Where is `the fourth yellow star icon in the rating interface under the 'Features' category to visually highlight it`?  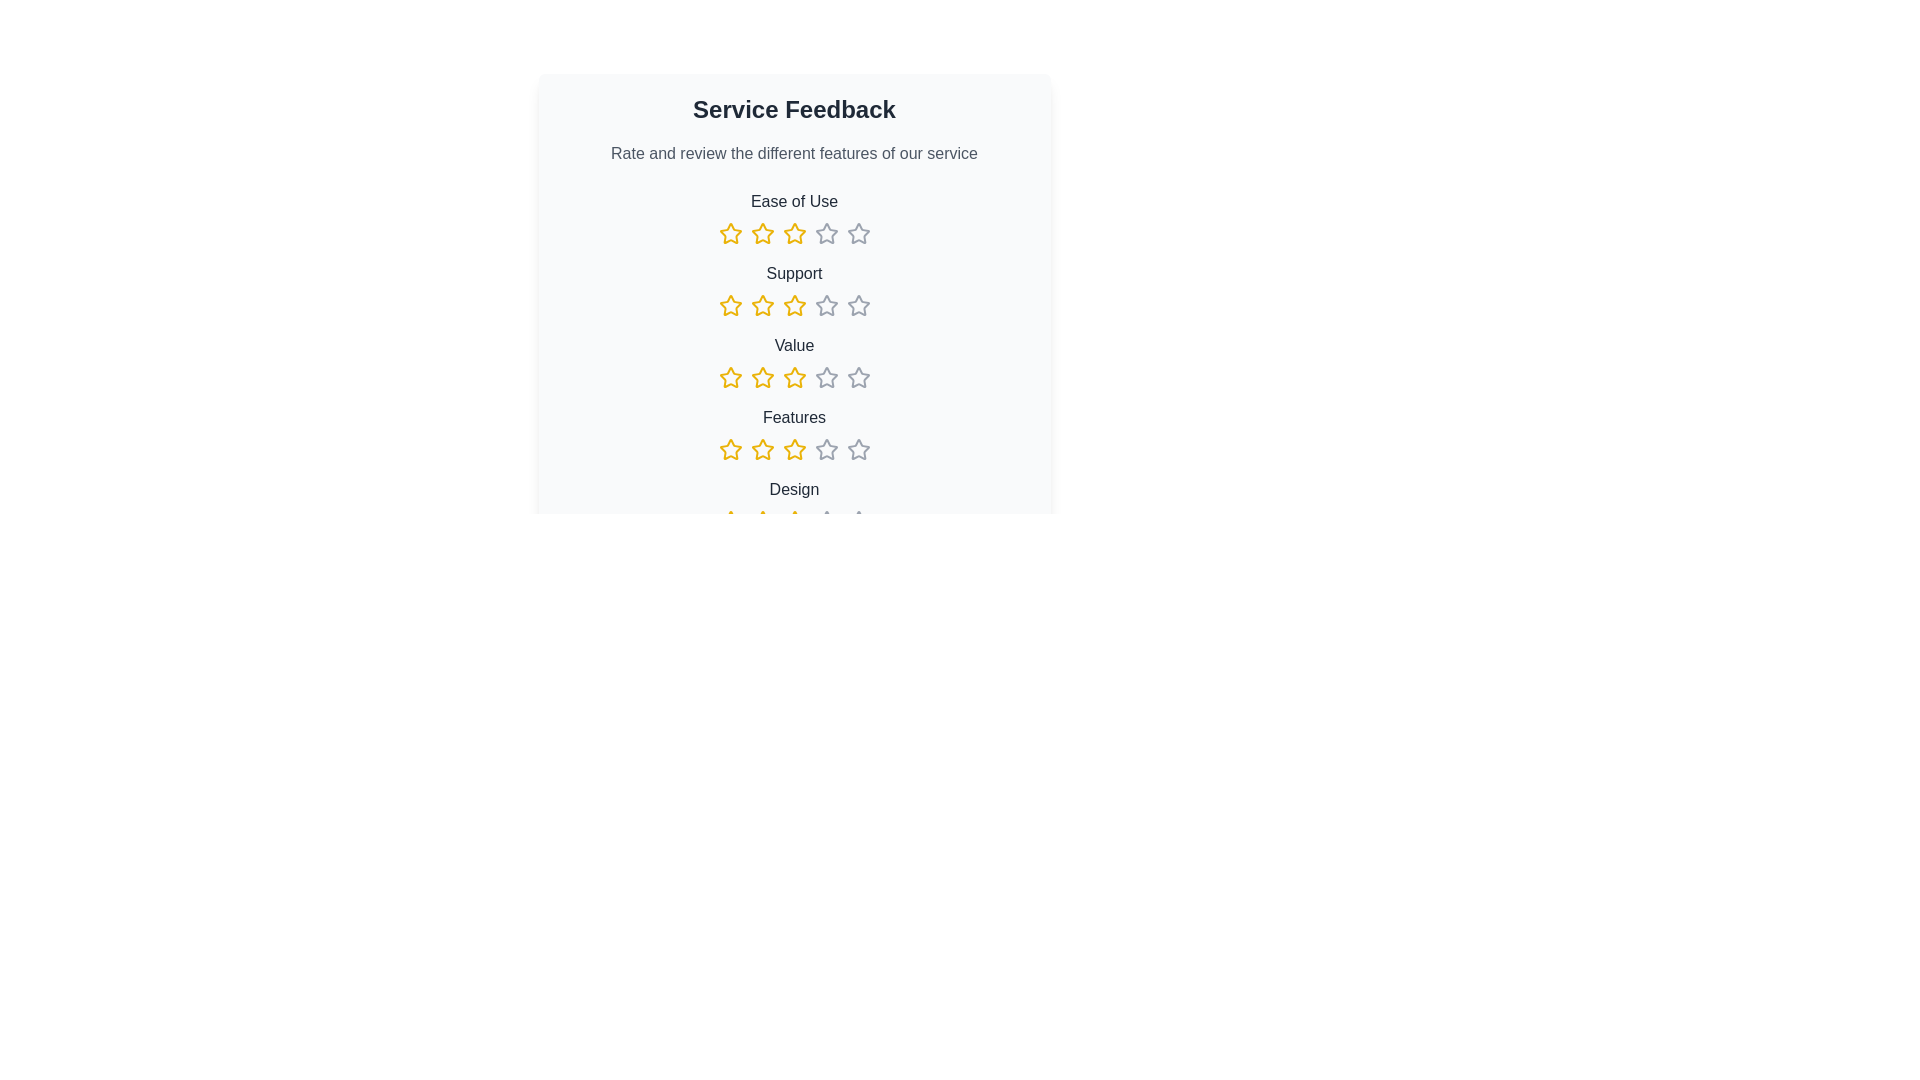
the fourth yellow star icon in the rating interface under the 'Features' category to visually highlight it is located at coordinates (729, 448).